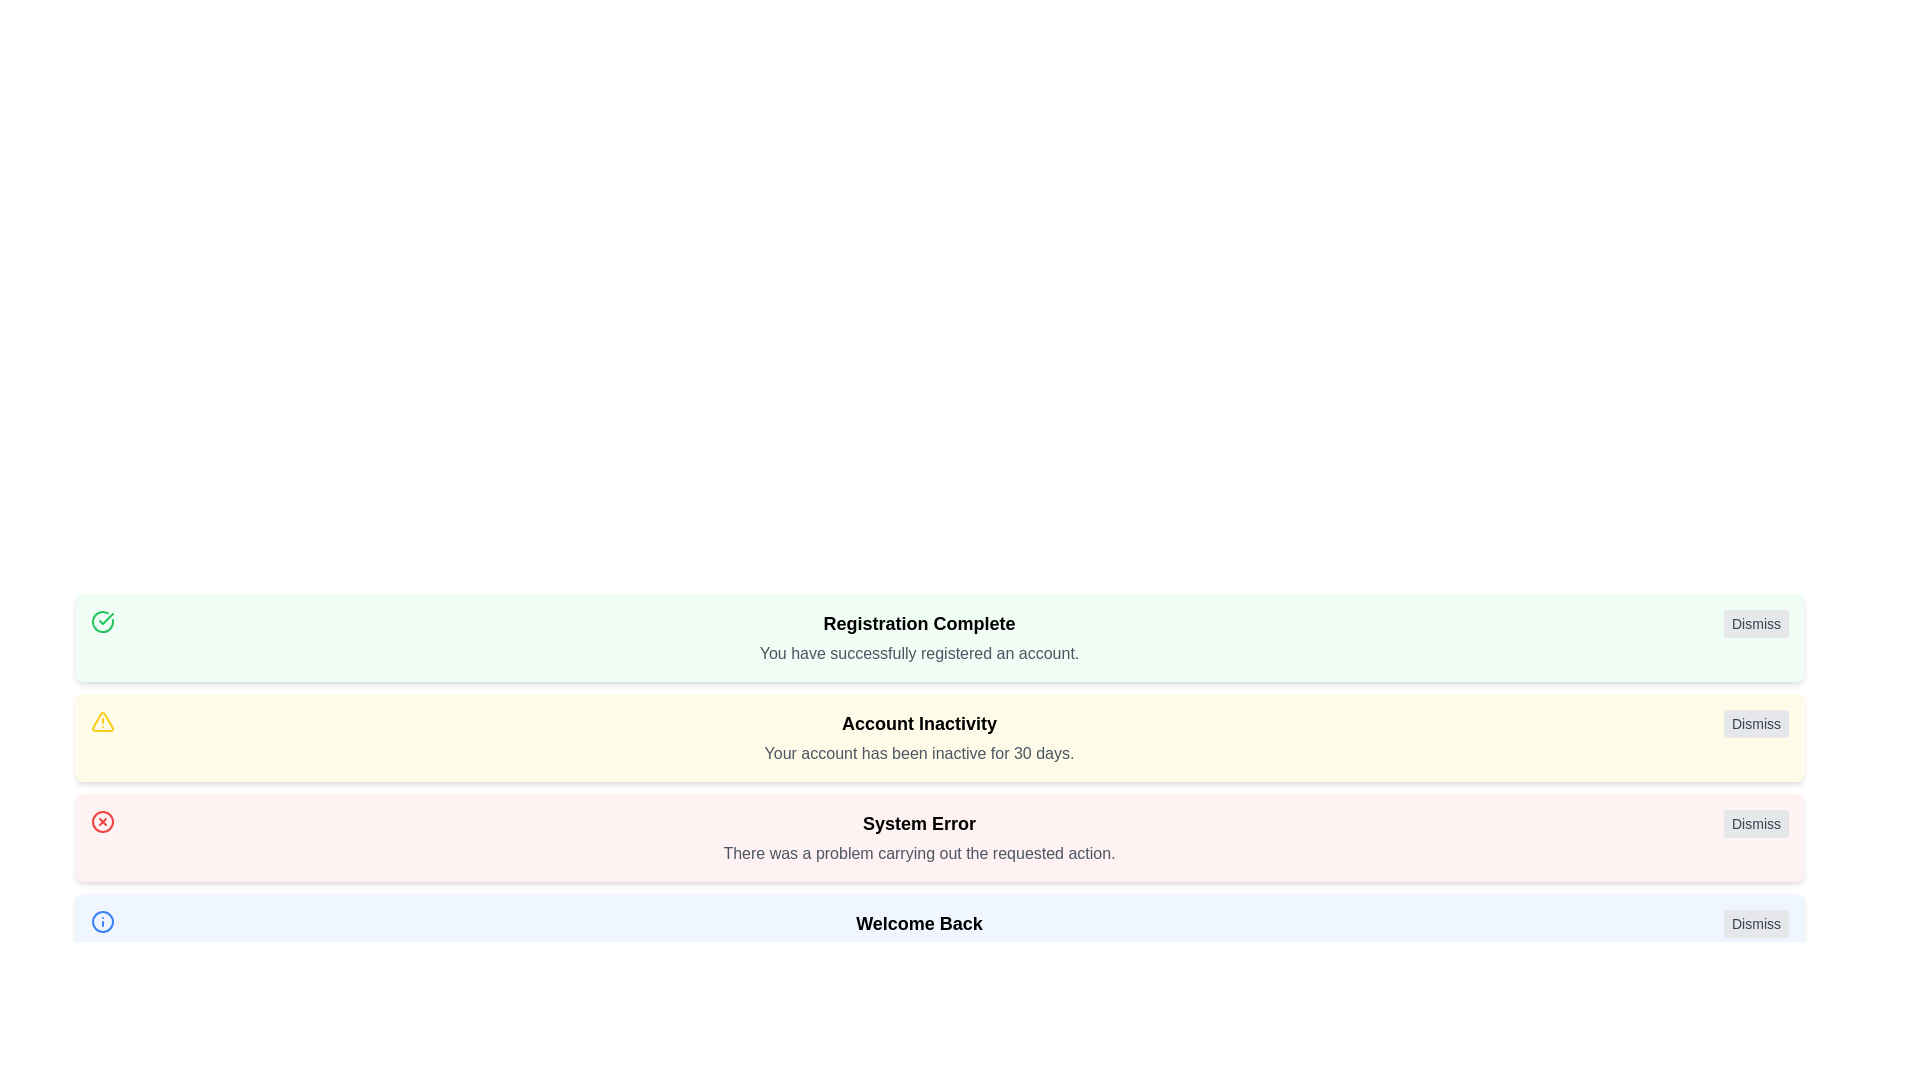  What do you see at coordinates (918, 853) in the screenshot?
I see `text from the Text Label element stating 'There was a problem carrying out the requested action.' which is styled in gray and located below the 'System Error' heading` at bounding box center [918, 853].